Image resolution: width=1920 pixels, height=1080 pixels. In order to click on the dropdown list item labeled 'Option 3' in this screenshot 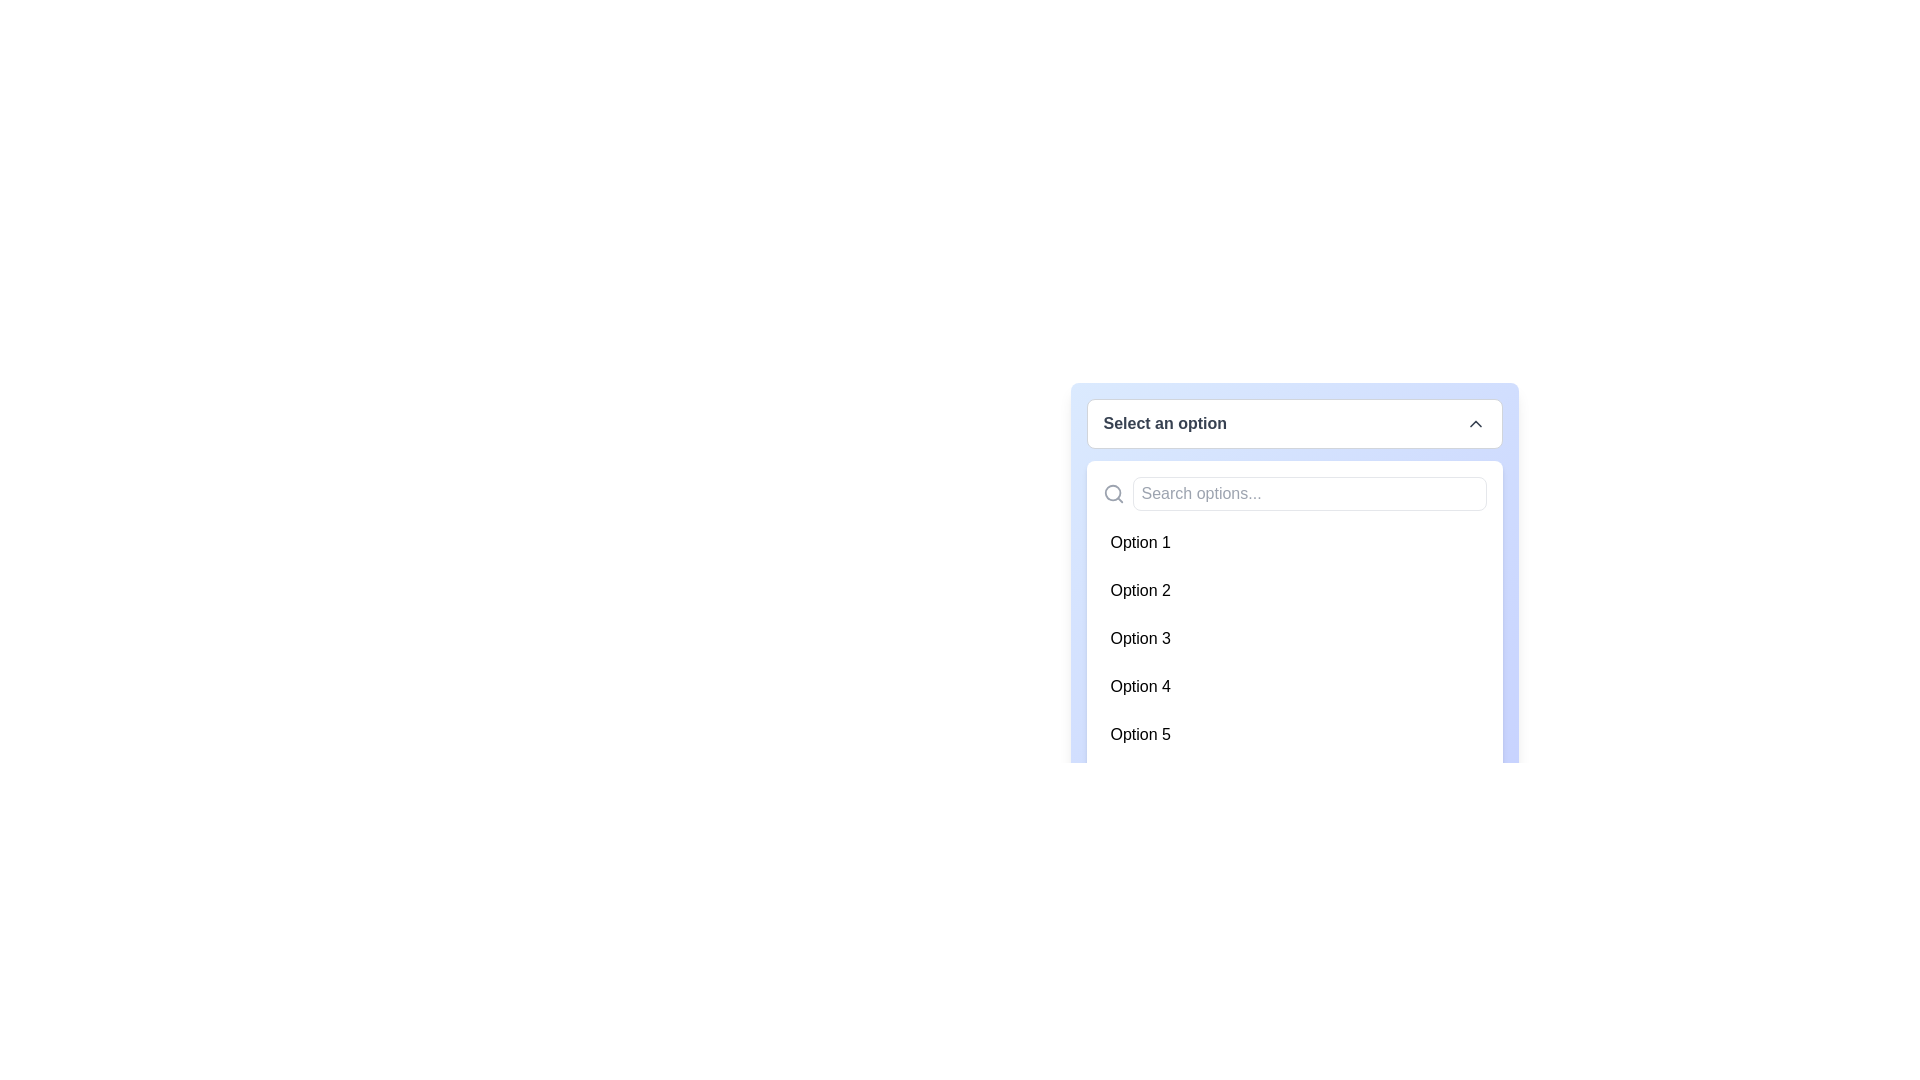, I will do `click(1140, 639)`.